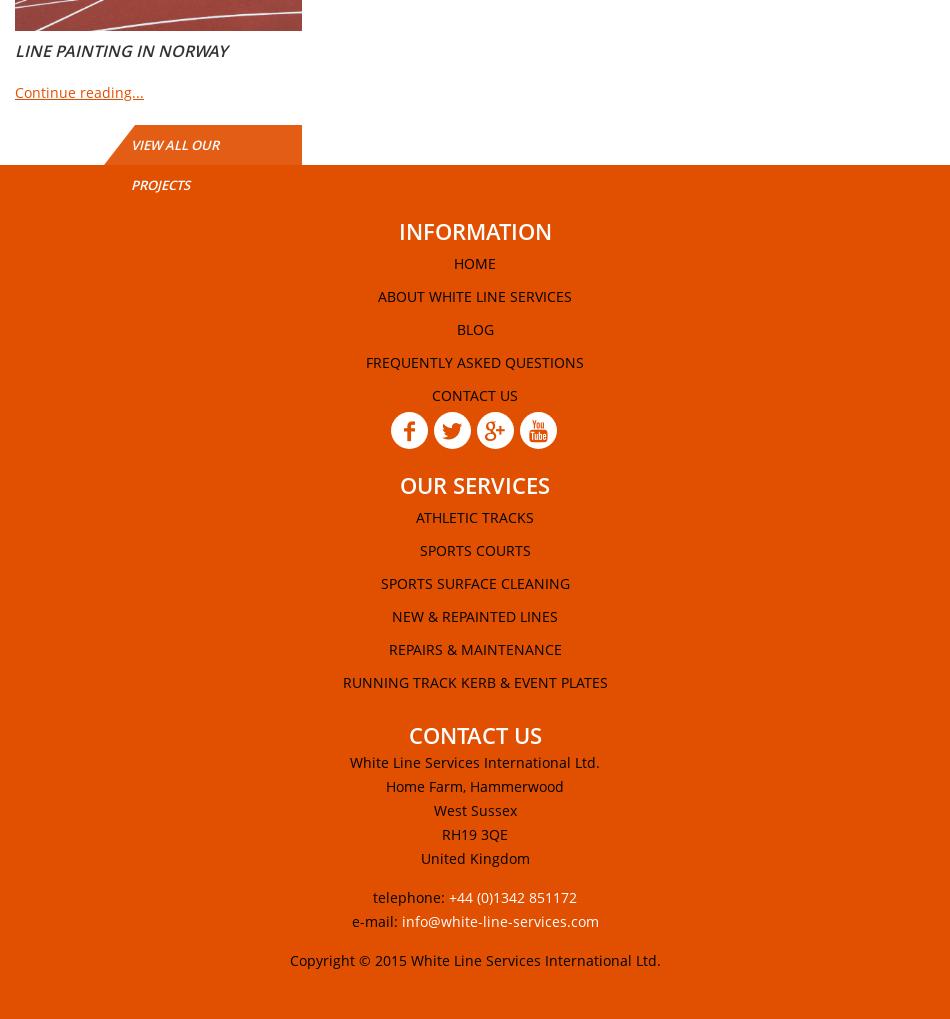 The image size is (950, 1019). What do you see at coordinates (79, 92) in the screenshot?
I see `'Continue reading...'` at bounding box center [79, 92].